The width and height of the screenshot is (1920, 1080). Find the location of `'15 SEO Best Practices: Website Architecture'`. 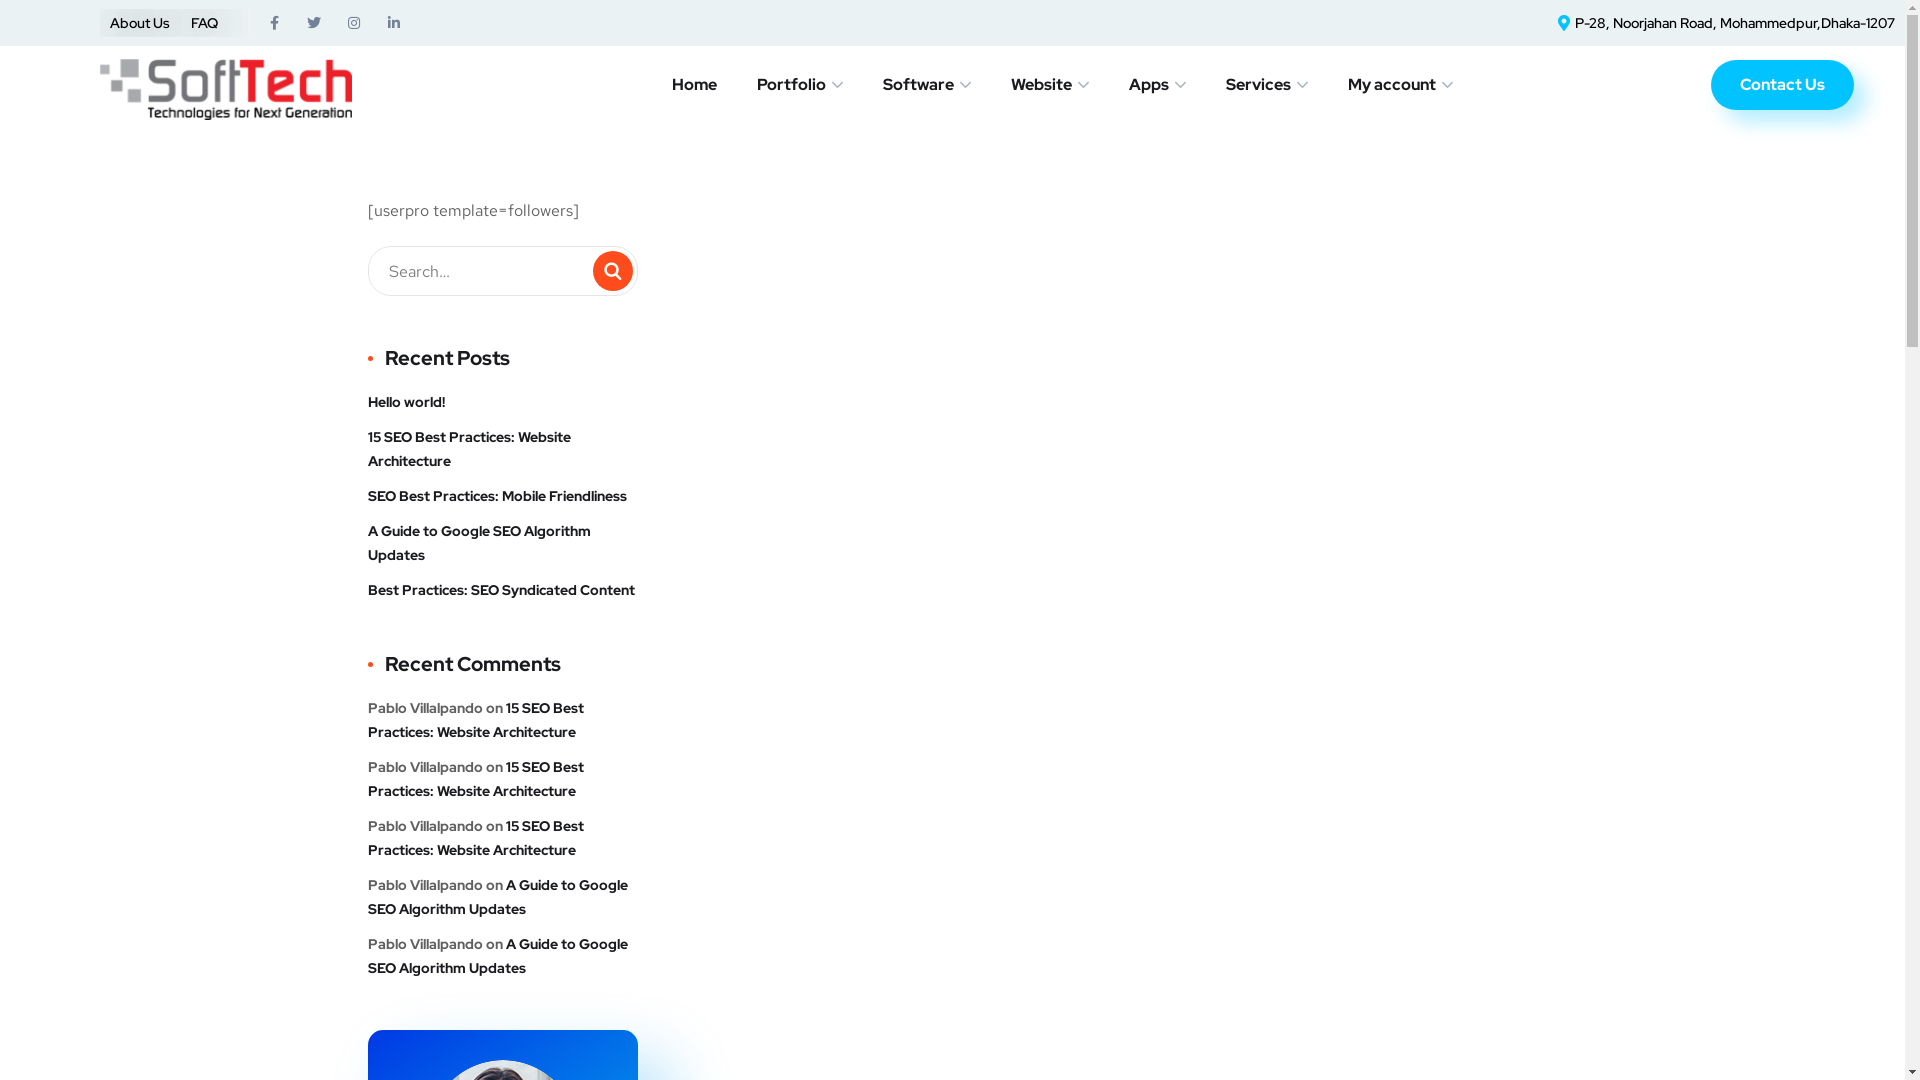

'15 SEO Best Practices: Website Architecture' is located at coordinates (503, 447).